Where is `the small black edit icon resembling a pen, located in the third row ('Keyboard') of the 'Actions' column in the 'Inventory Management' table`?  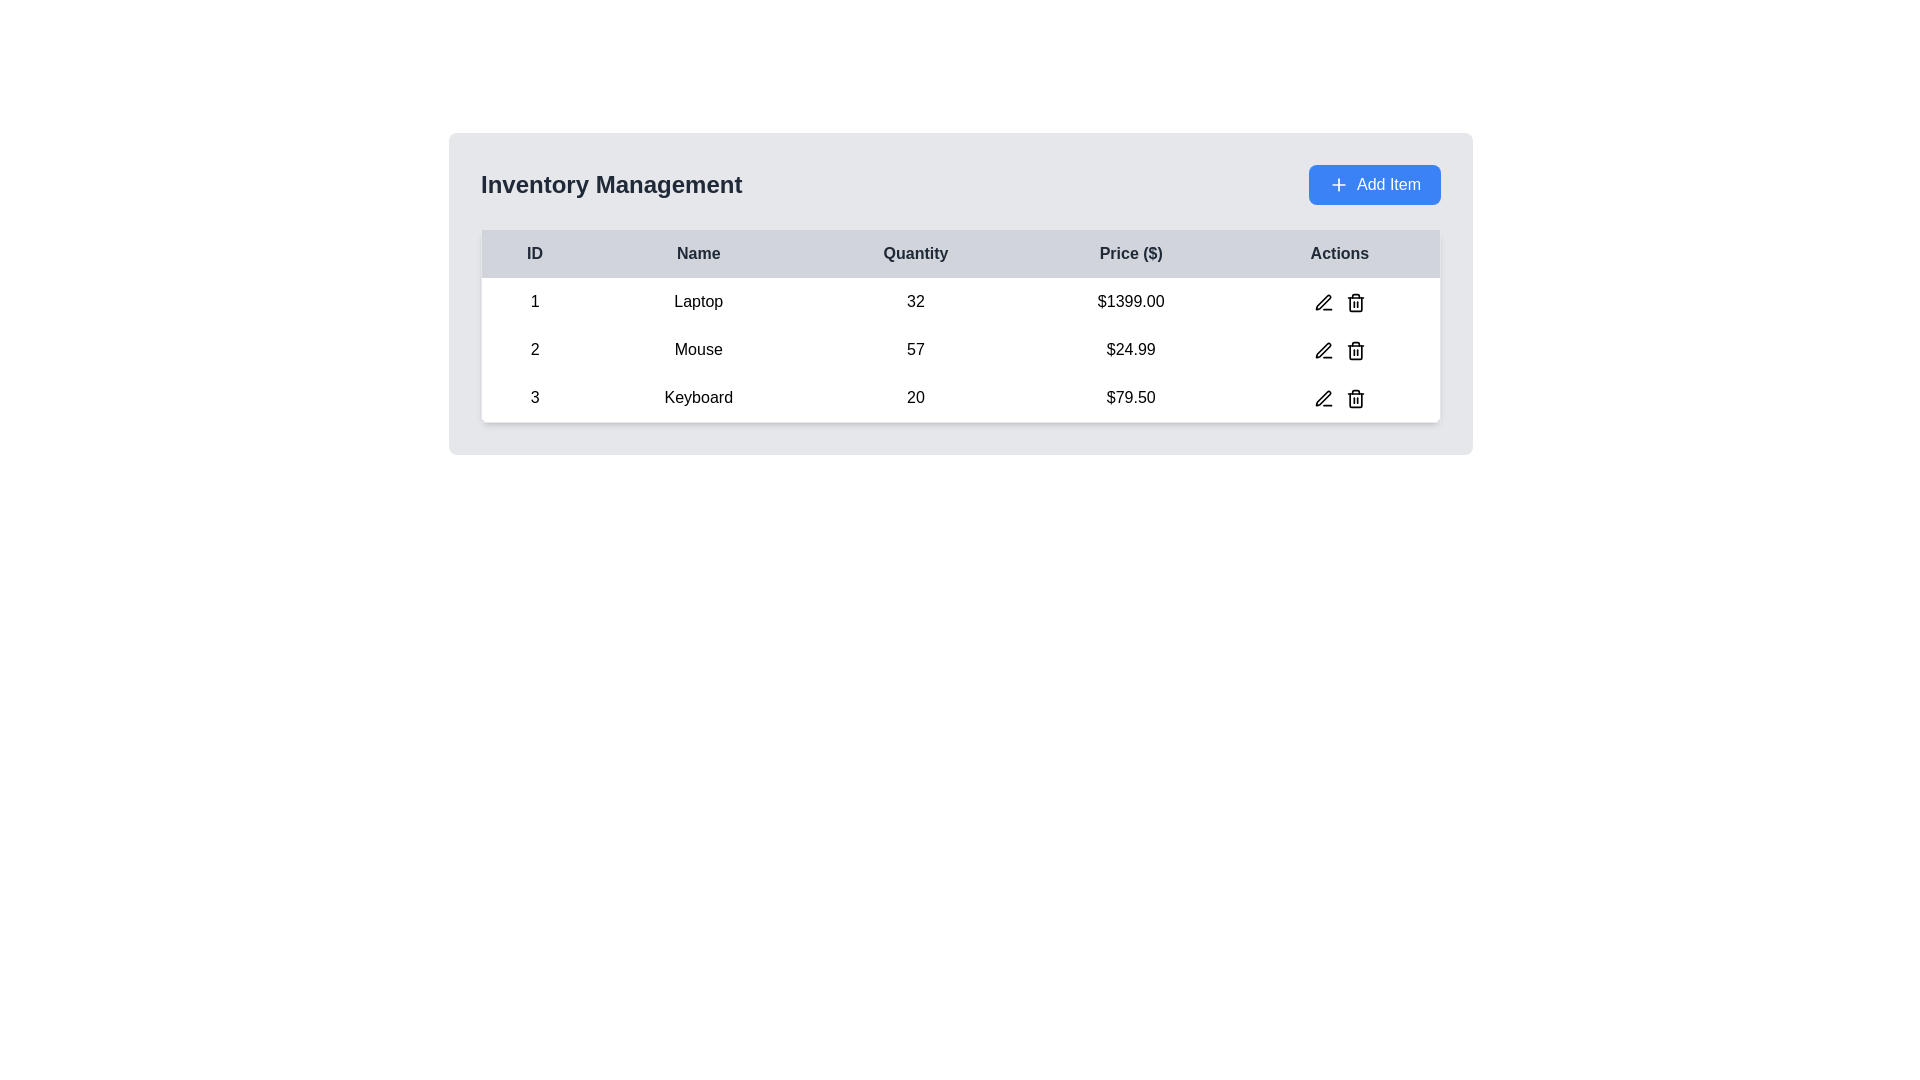 the small black edit icon resembling a pen, located in the third row ('Keyboard') of the 'Actions' column in the 'Inventory Management' table is located at coordinates (1323, 398).